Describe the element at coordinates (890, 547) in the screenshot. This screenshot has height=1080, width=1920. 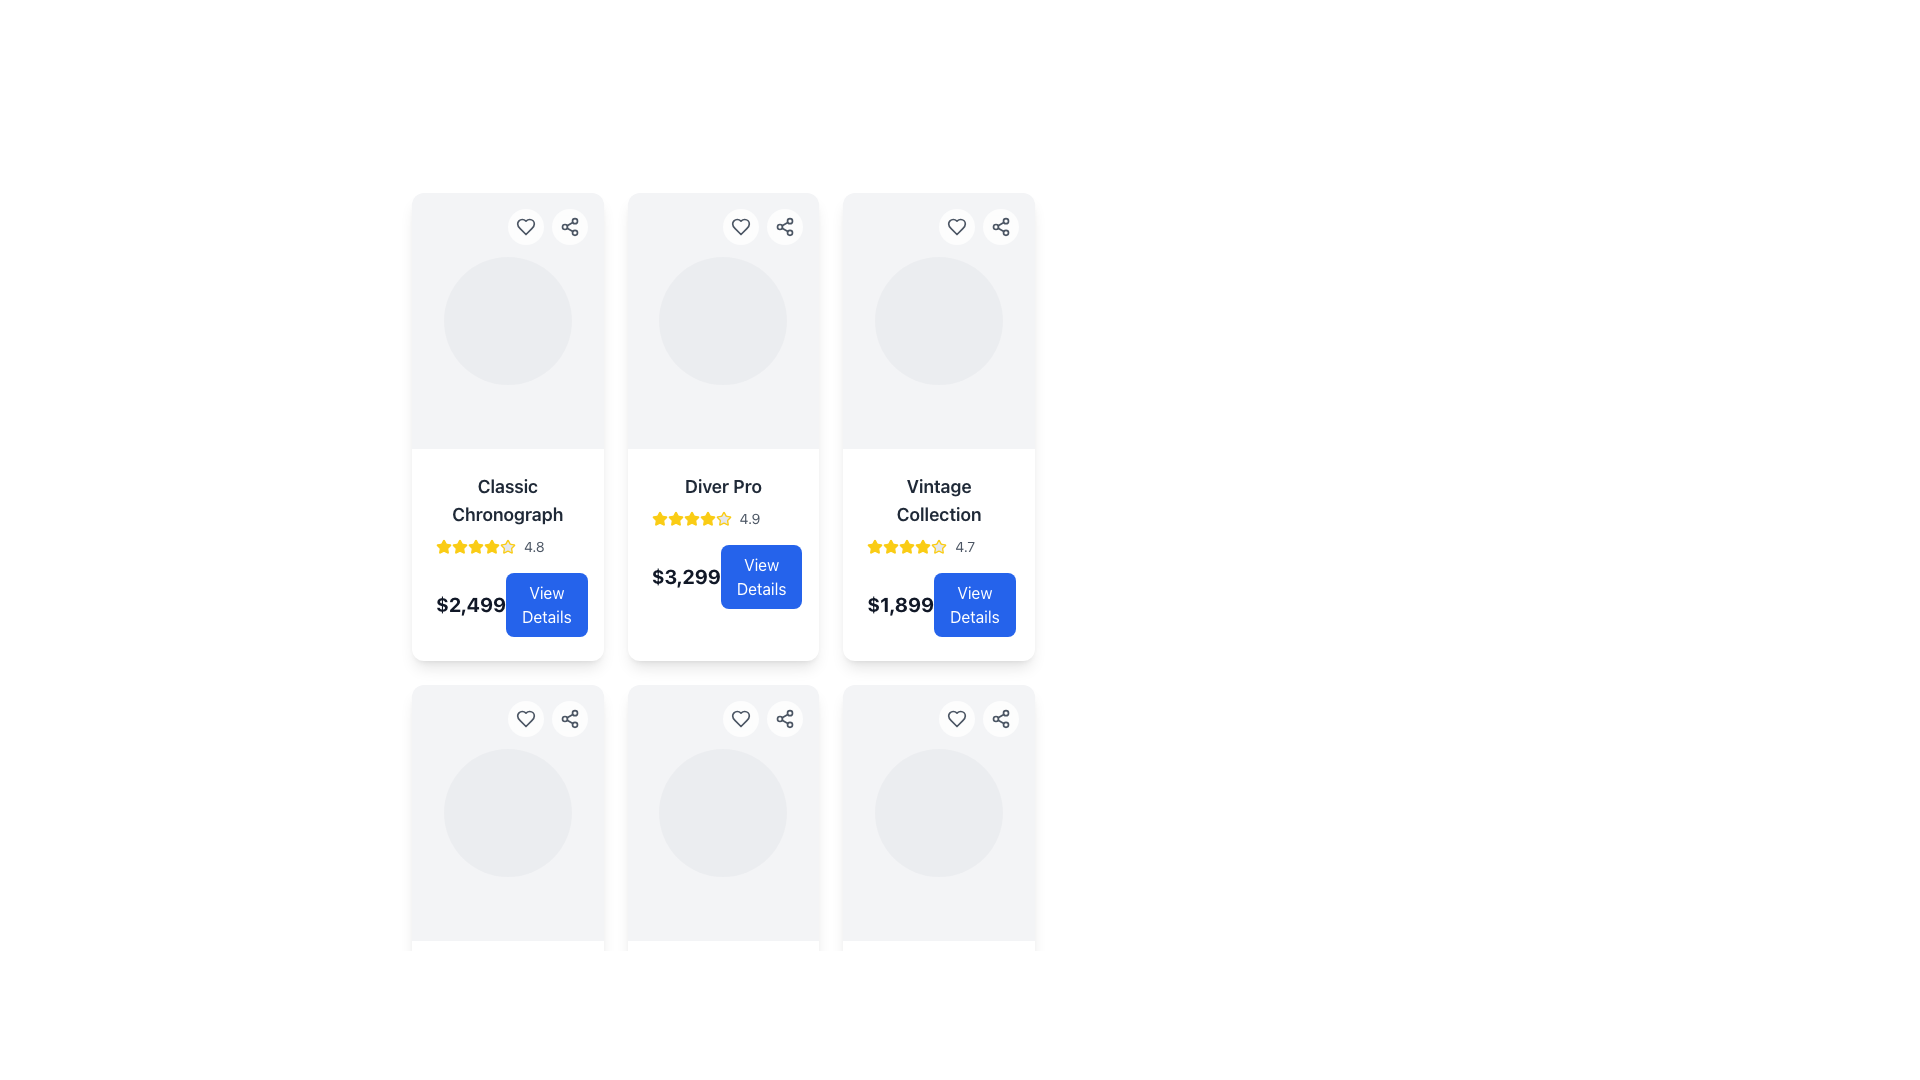
I see `the third yellow star icon used for ratings, located below the title 'Vintage Collection' and above the price text '$1,899'` at that location.